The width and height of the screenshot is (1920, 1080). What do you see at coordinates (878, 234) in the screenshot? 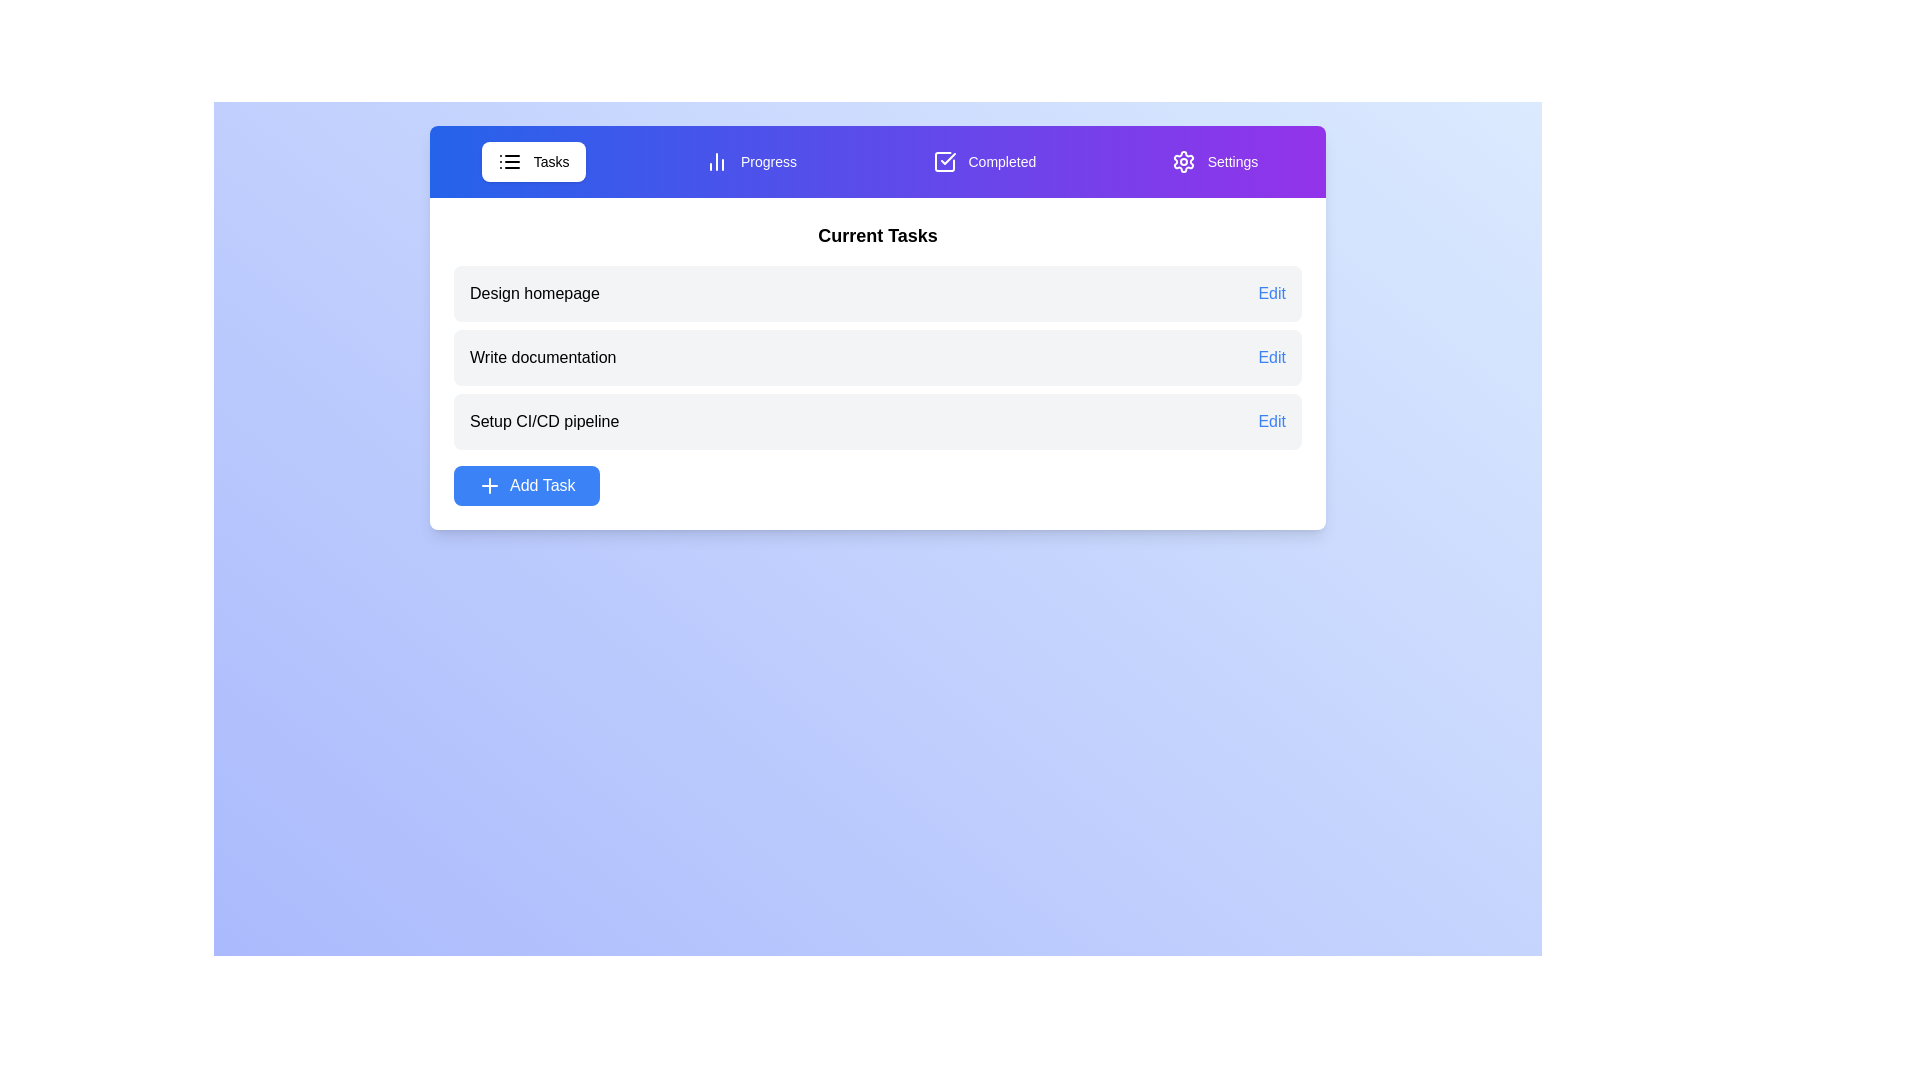
I see `text of the Text Header located at the top center of the panel, which serves as a heading for the current tasks section` at bounding box center [878, 234].